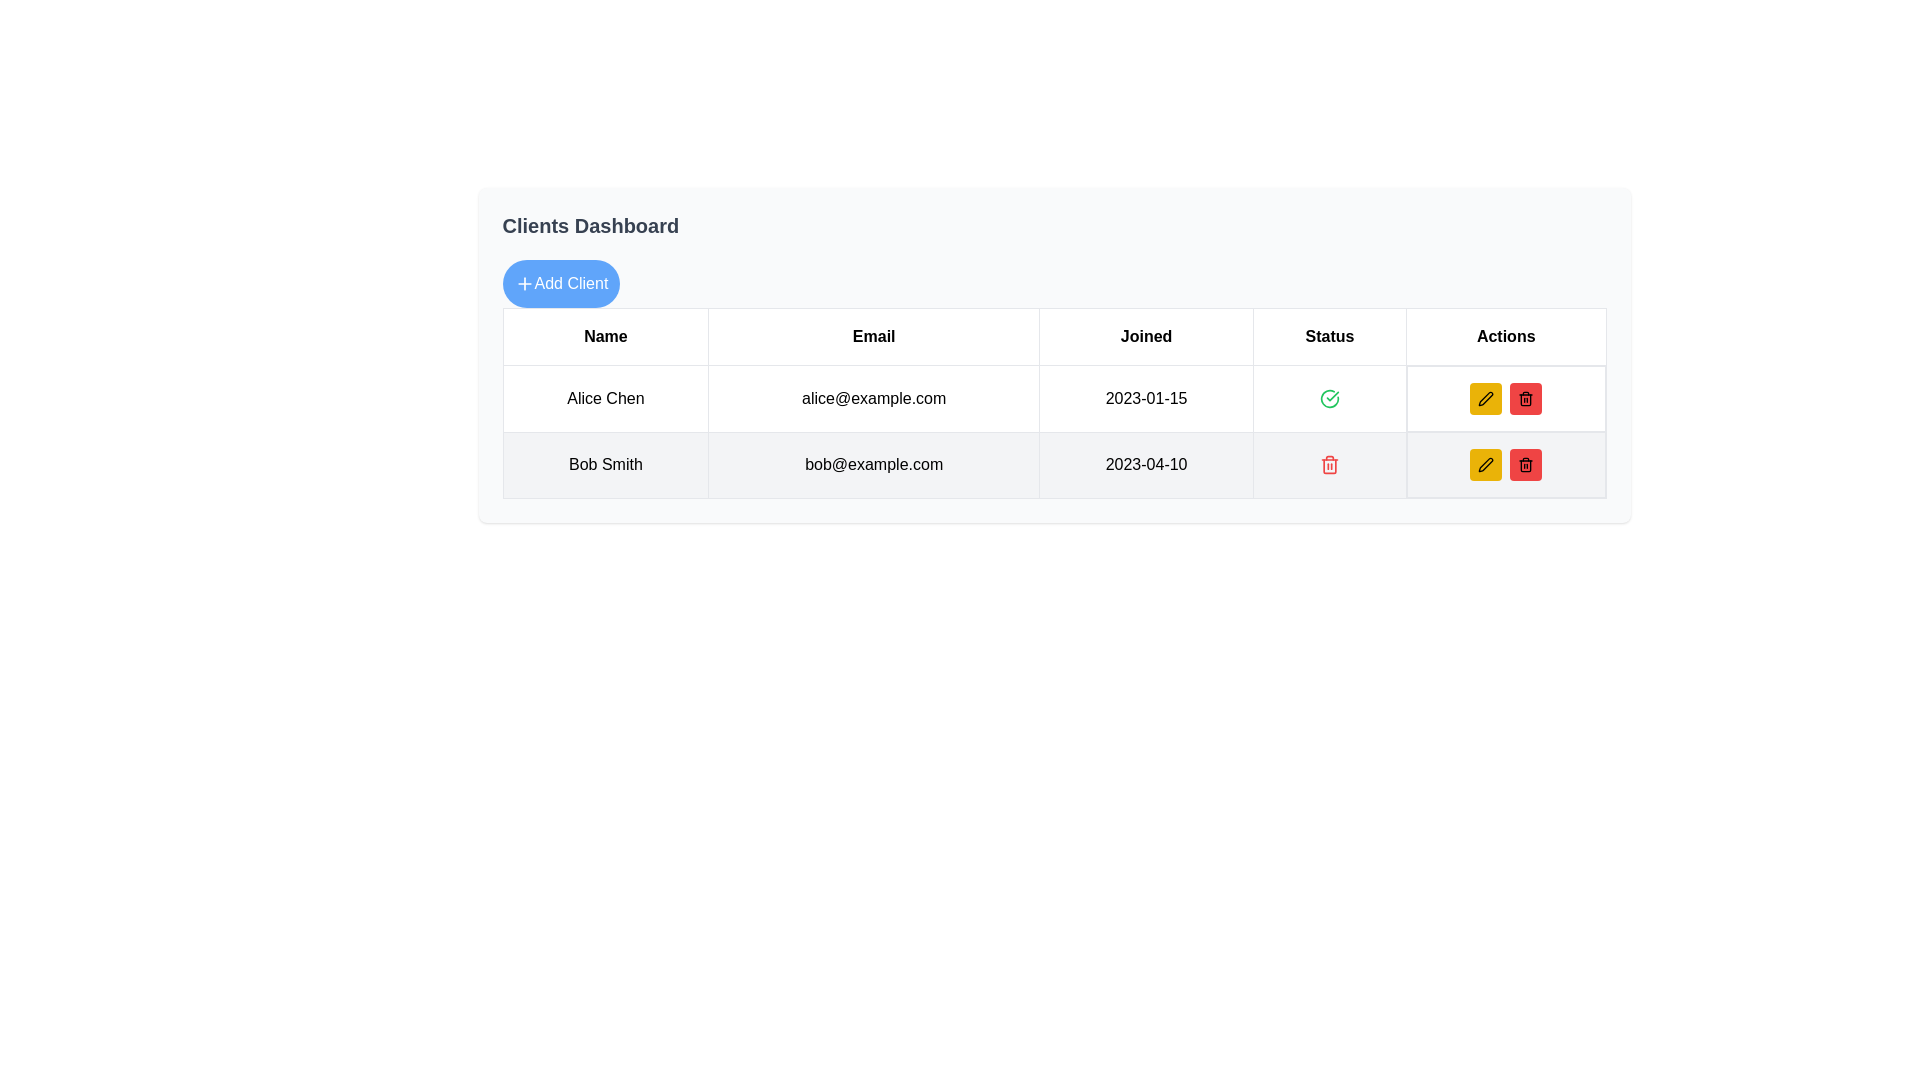  What do you see at coordinates (604, 335) in the screenshot?
I see `the 'Name' column header in the table, which is the first item in the horizontal header row, aligned leftmost` at bounding box center [604, 335].